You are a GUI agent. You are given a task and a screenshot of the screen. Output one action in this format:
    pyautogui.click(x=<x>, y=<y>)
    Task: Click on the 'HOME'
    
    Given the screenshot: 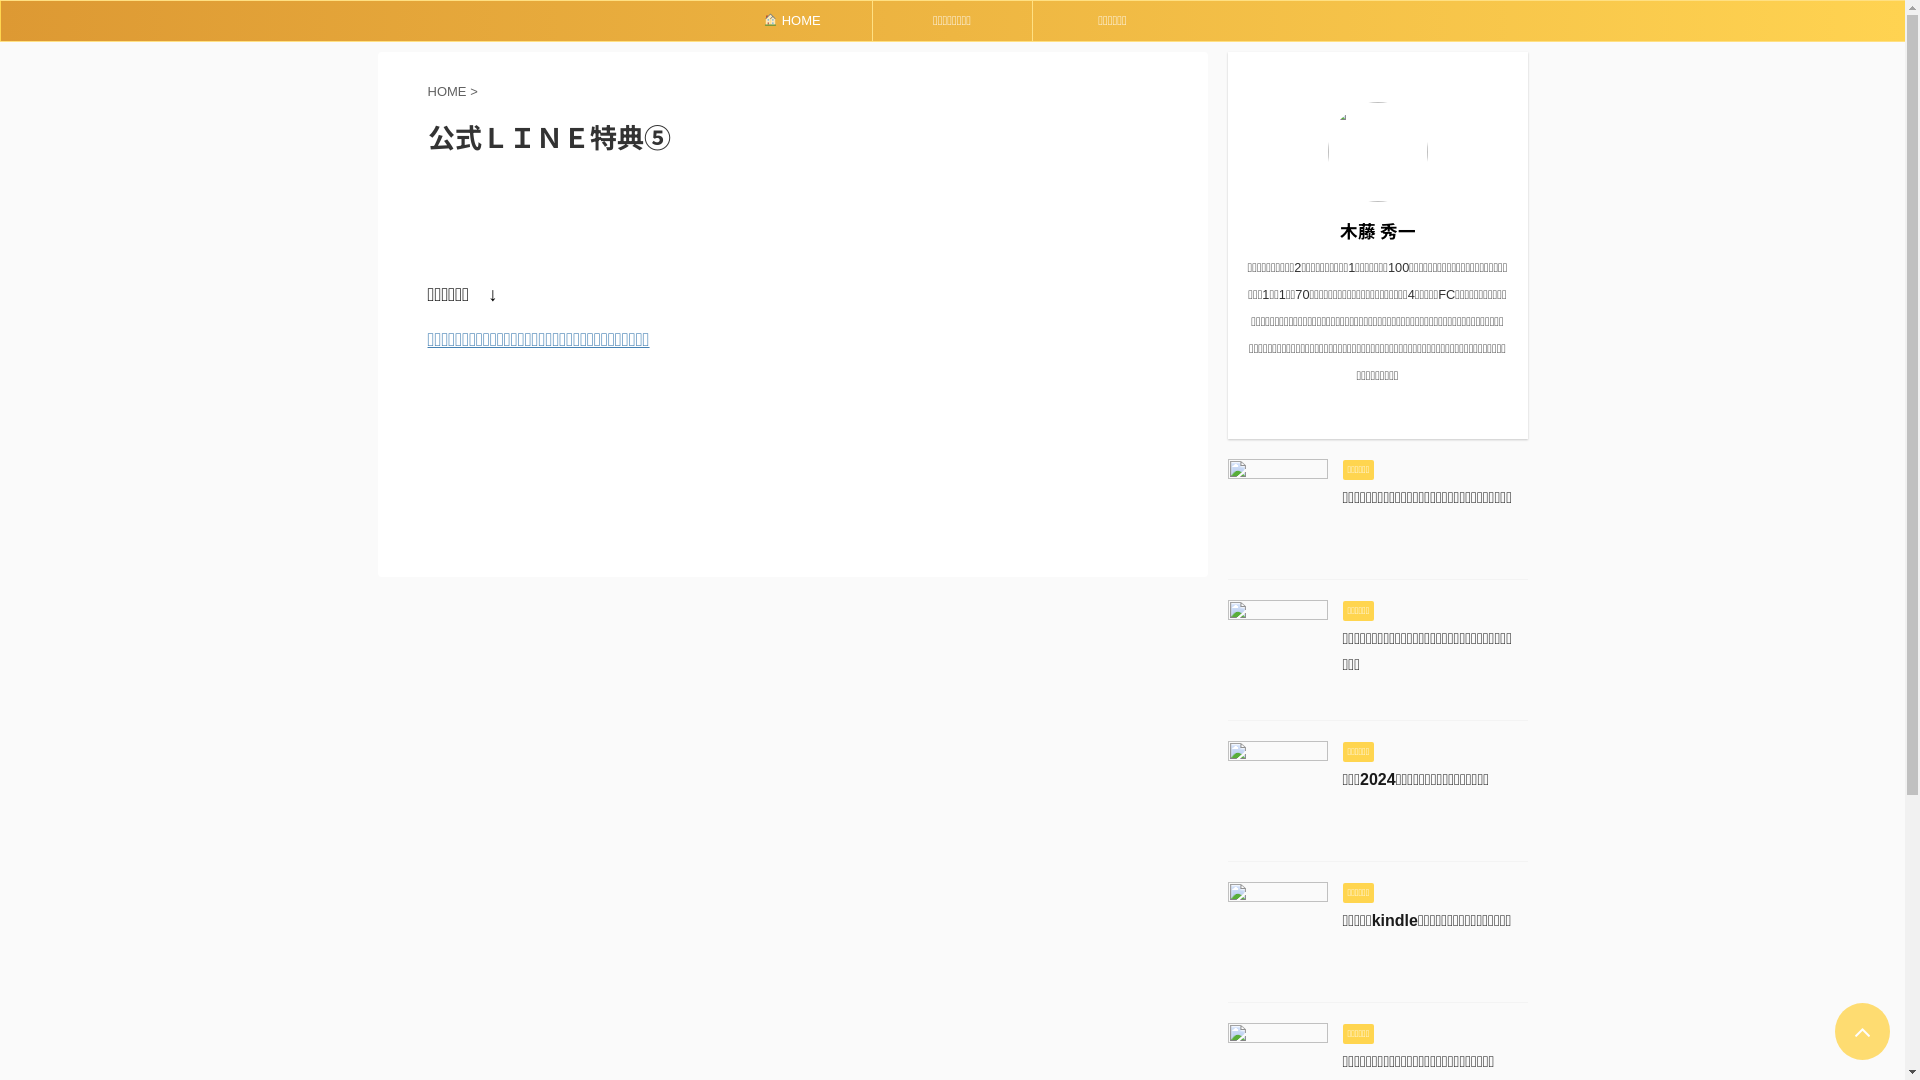 What is the action you would take?
    pyautogui.click(x=448, y=91)
    